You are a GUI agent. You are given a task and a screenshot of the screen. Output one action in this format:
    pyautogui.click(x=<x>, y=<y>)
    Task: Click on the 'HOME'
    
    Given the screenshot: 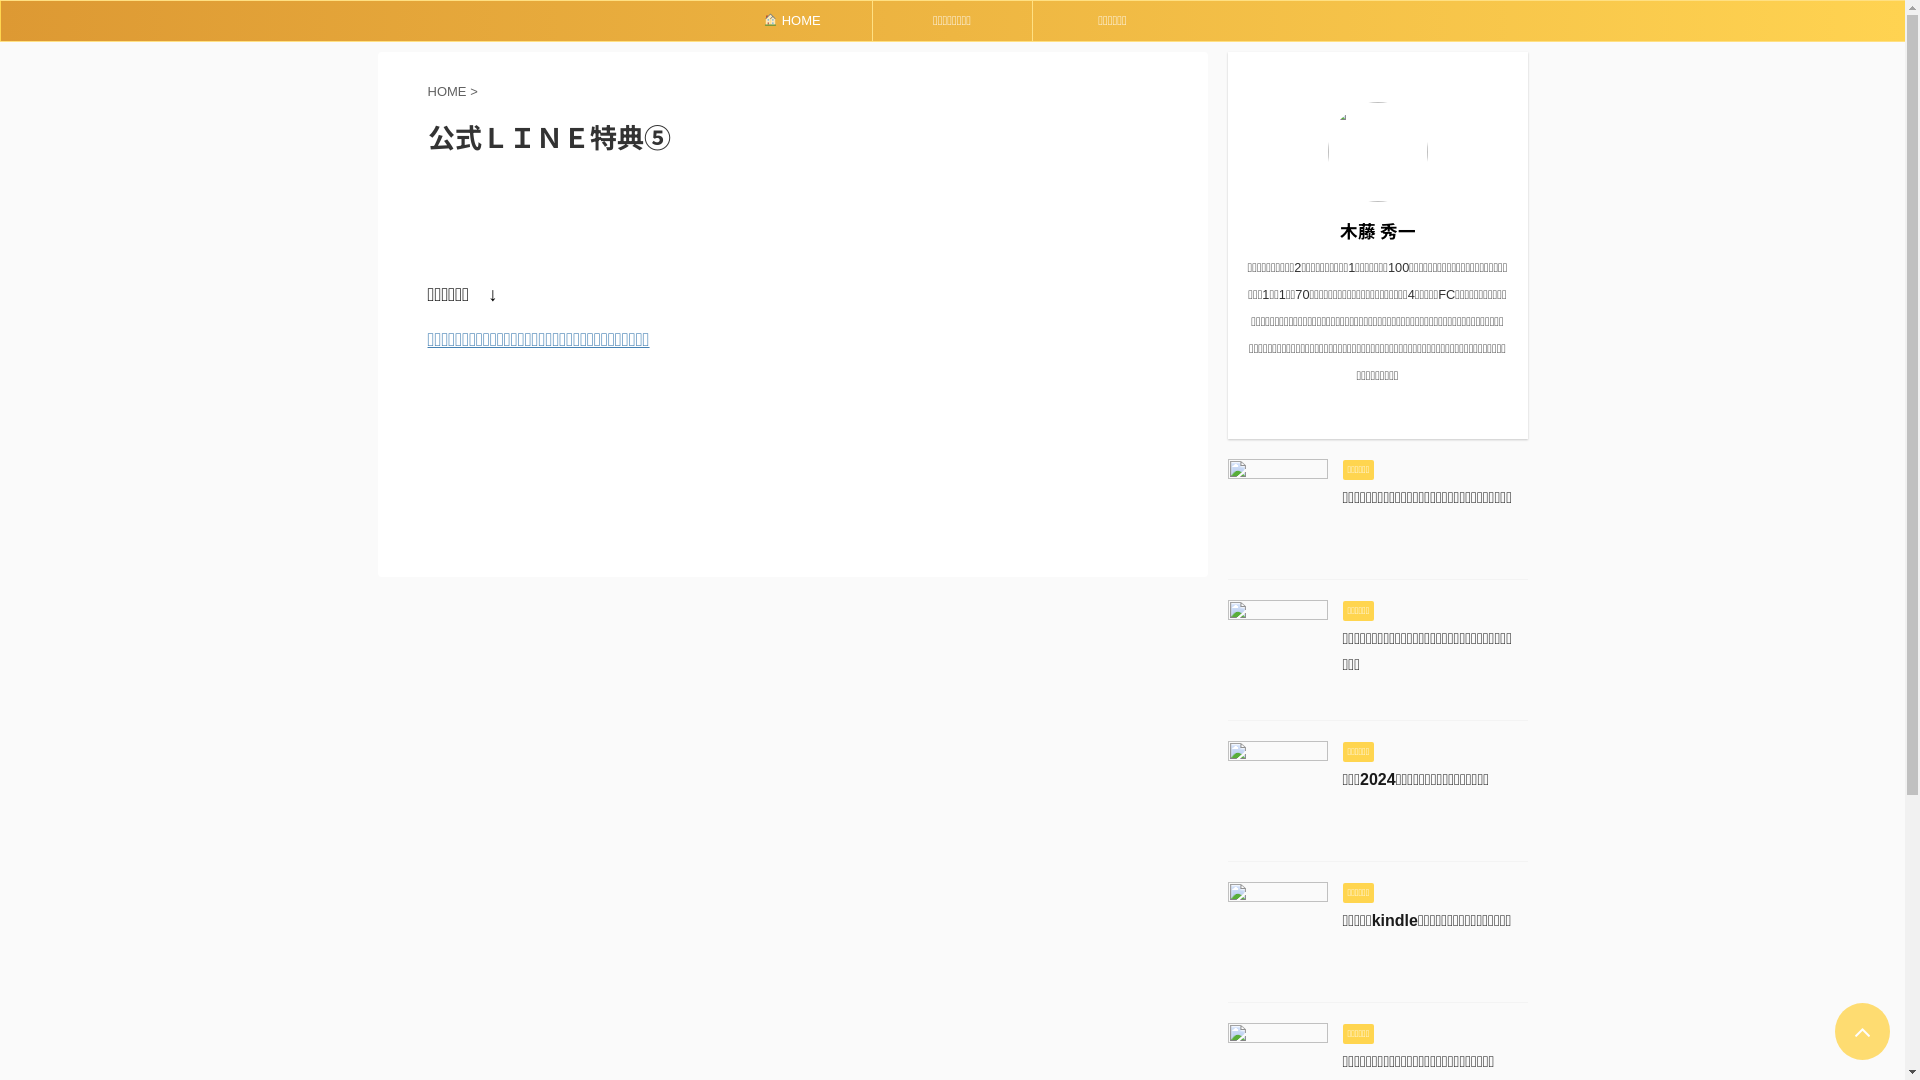 What is the action you would take?
    pyautogui.click(x=448, y=91)
    